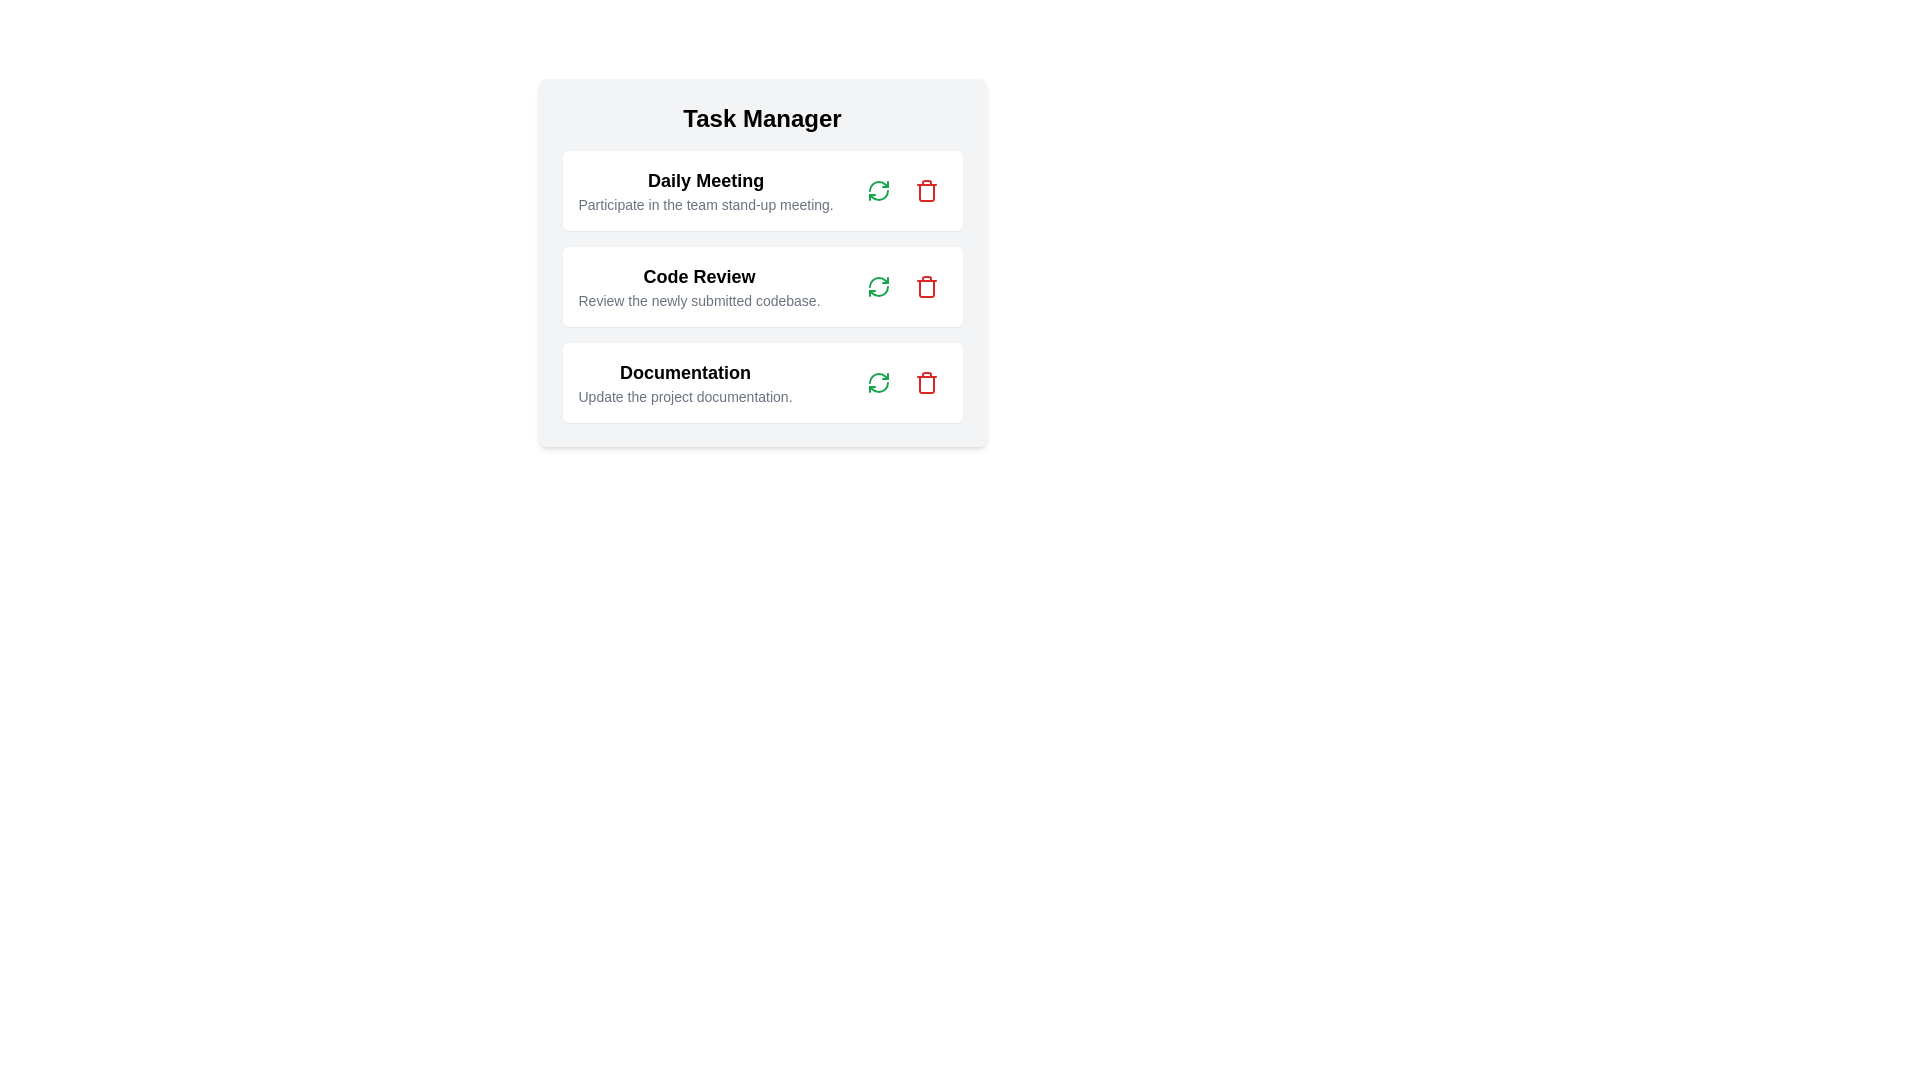 Image resolution: width=1920 pixels, height=1080 pixels. Describe the element at coordinates (878, 191) in the screenshot. I see `the green rounded button with a refresh icon adjacent to the 'Daily Meeting' text in the 'Task Manager' module` at that location.